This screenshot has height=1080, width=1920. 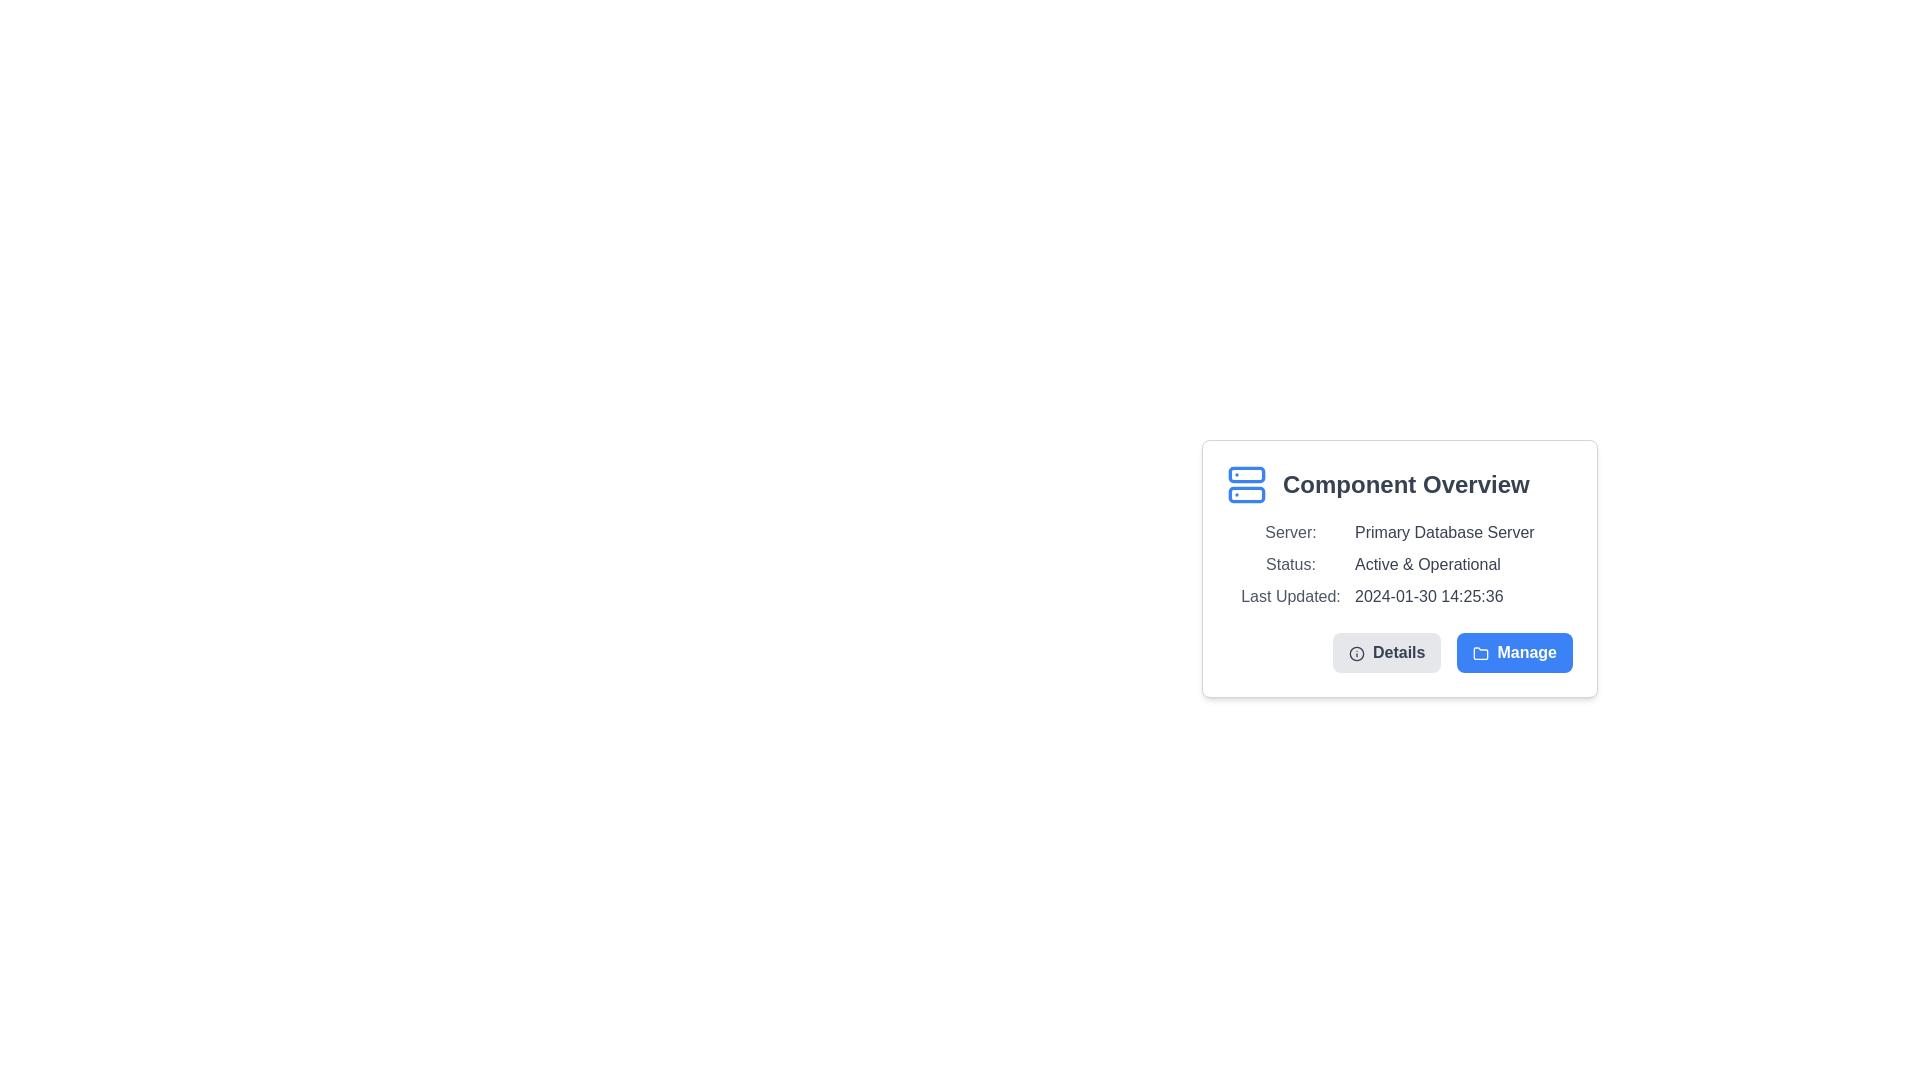 I want to click on the informational text block displaying server status details, which includes 'Server: Primary Database Server', 'Status: Active & Operational', and 'Last Updated: 2024-01-30 14:25:36', located within the 'Component Overview' card, so click(x=1399, y=564).